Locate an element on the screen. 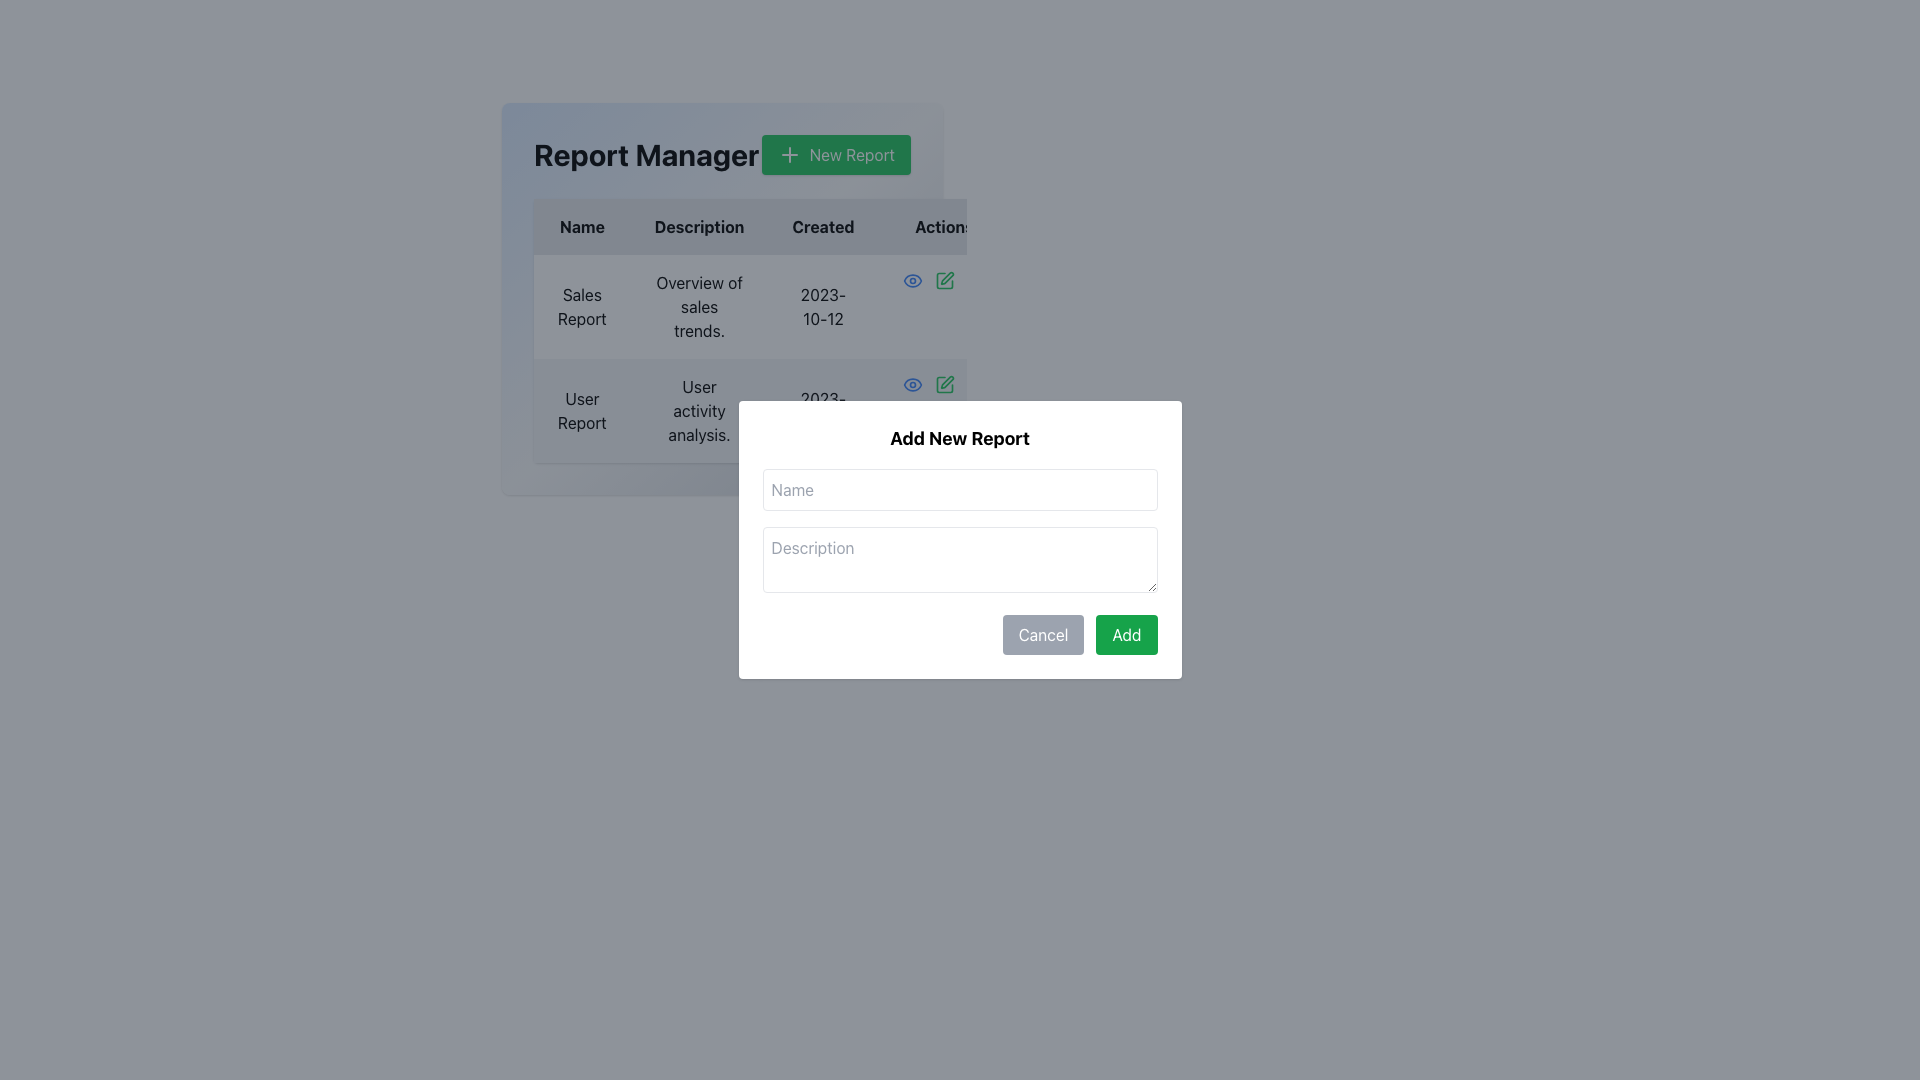  the small pencil-shaped icon in the second row of the table under the 'Action' column is located at coordinates (945, 382).